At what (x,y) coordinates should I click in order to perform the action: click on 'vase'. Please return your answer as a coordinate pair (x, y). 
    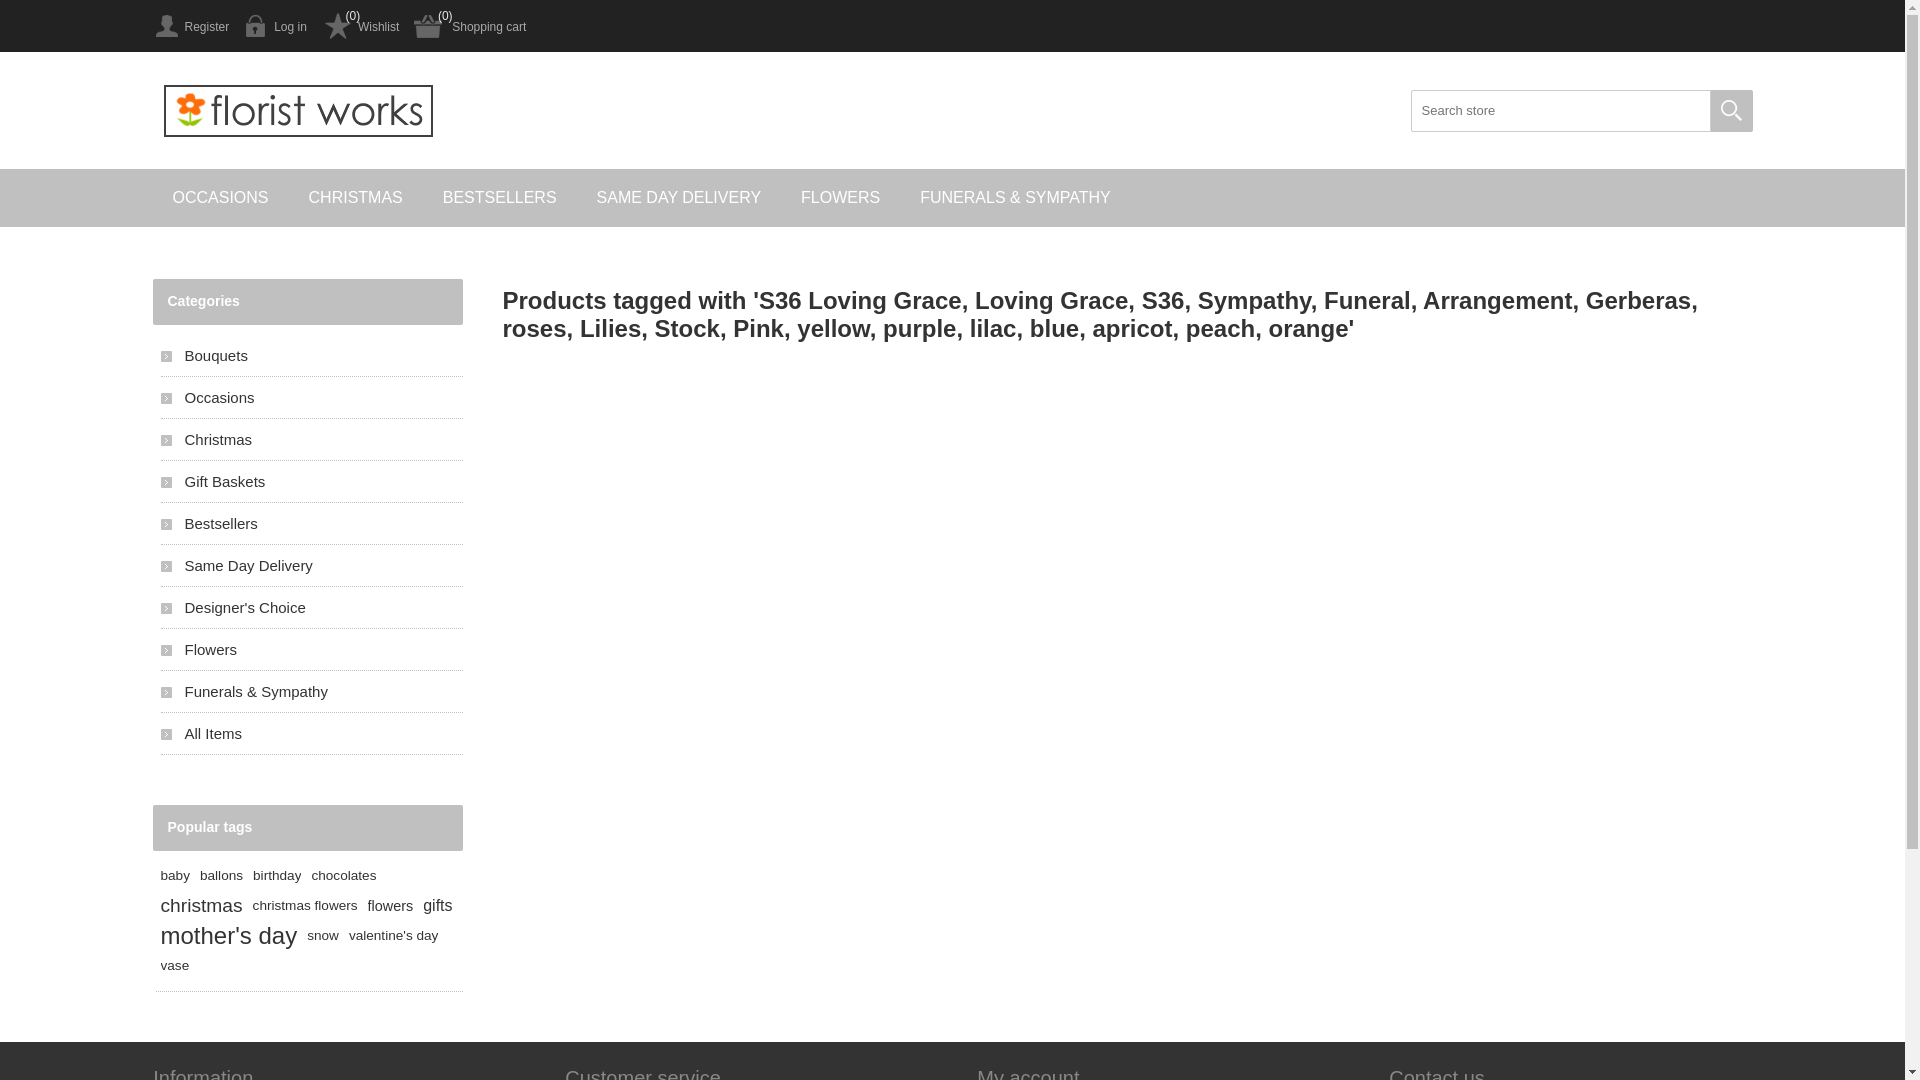
    Looking at the image, I should click on (158, 964).